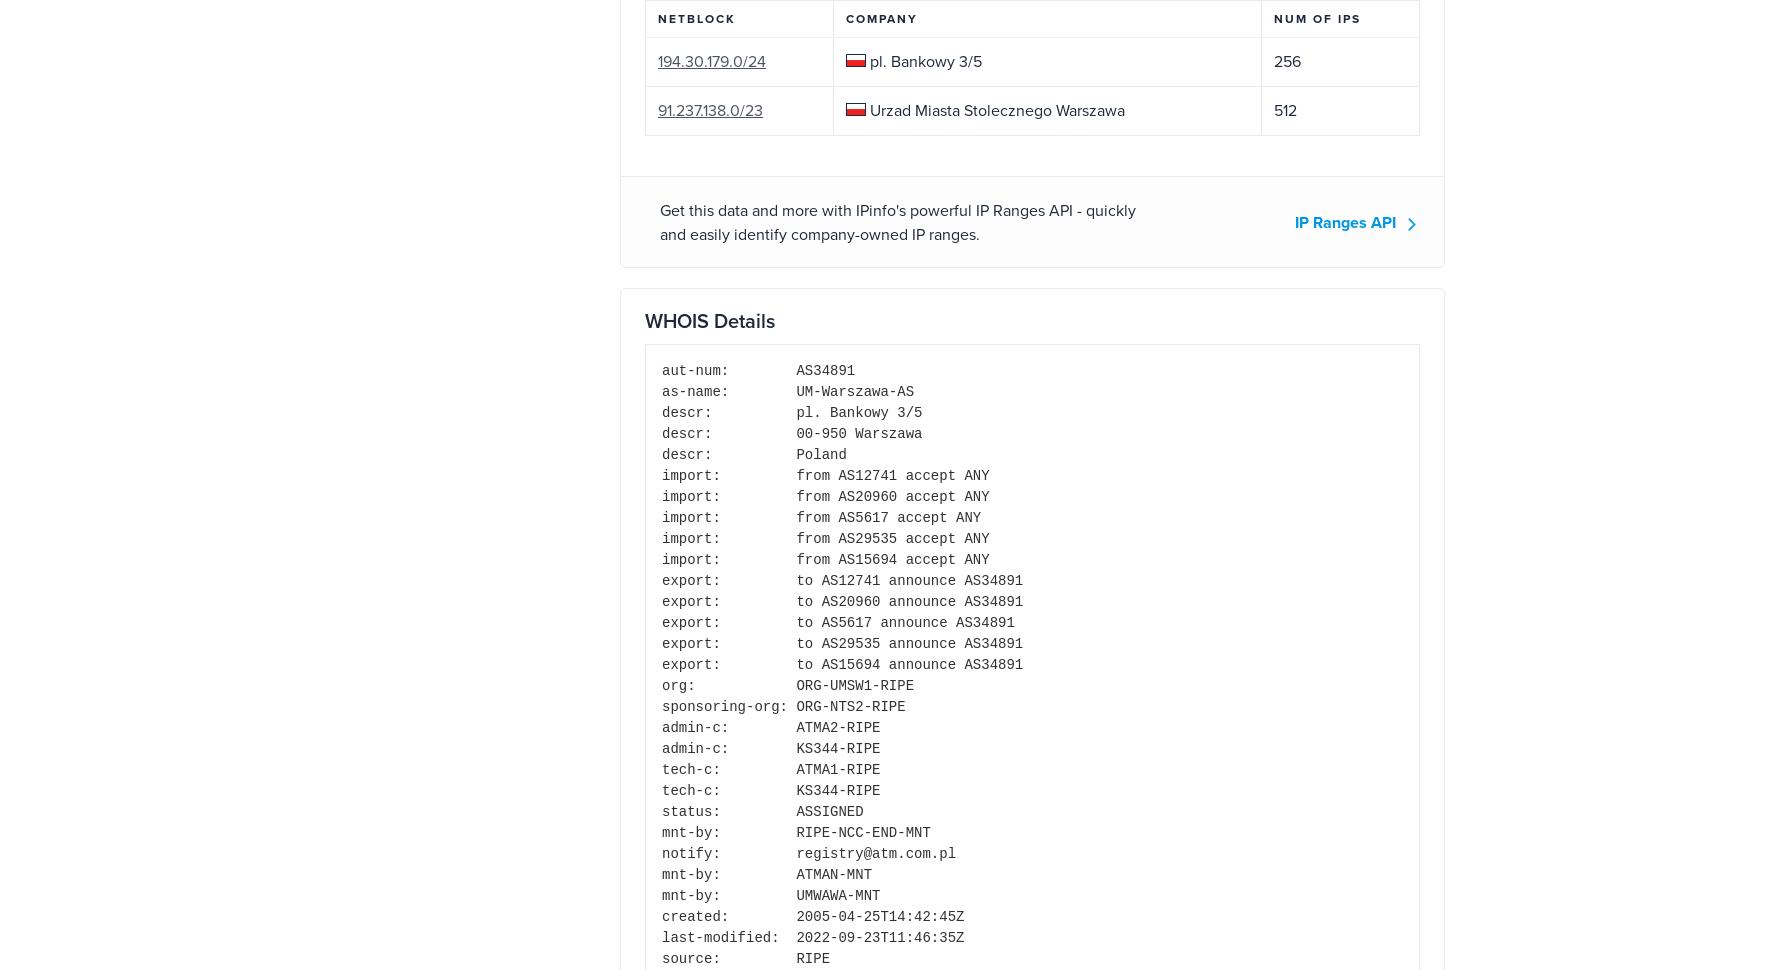 This screenshot has height=970, width=1780. What do you see at coordinates (400, 782) in the screenshot?
I see `'Abuse Contact API'` at bounding box center [400, 782].